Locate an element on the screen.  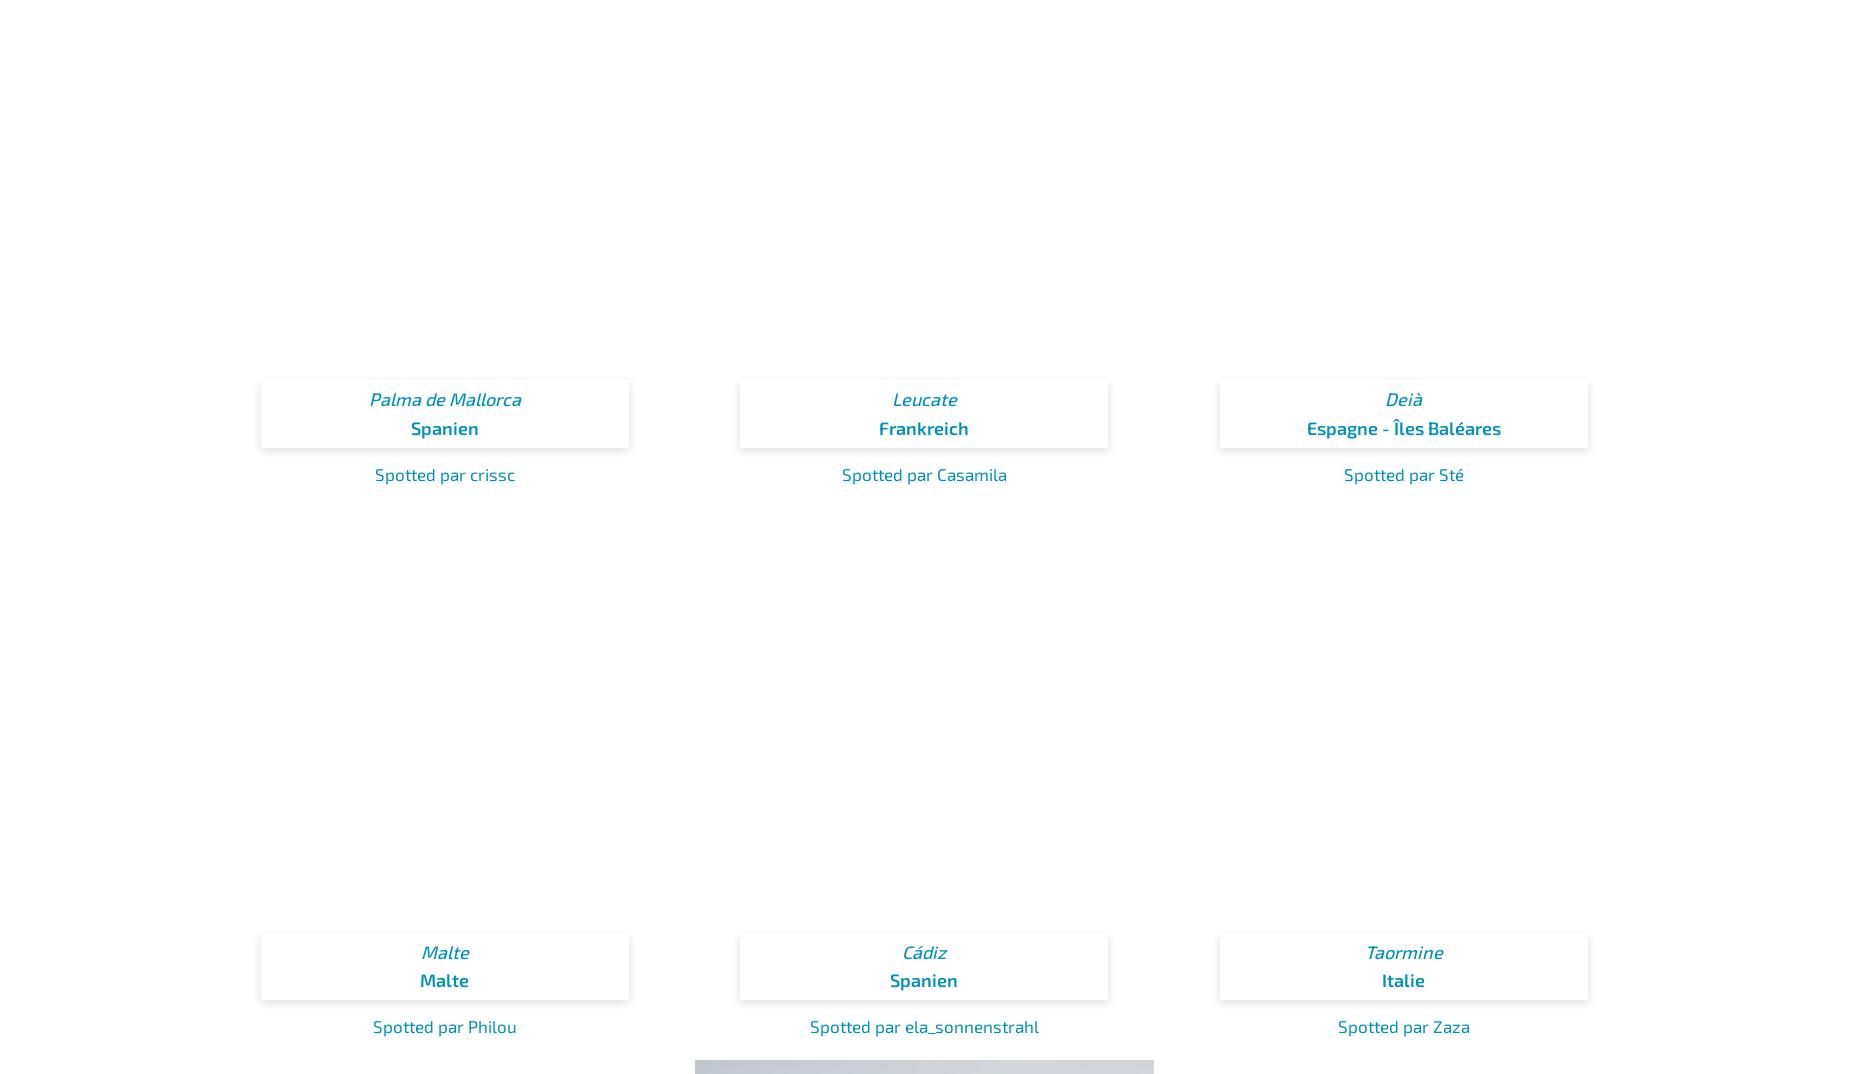
'Spotted par ela_sonnenstrahl' is located at coordinates (923, 1025).